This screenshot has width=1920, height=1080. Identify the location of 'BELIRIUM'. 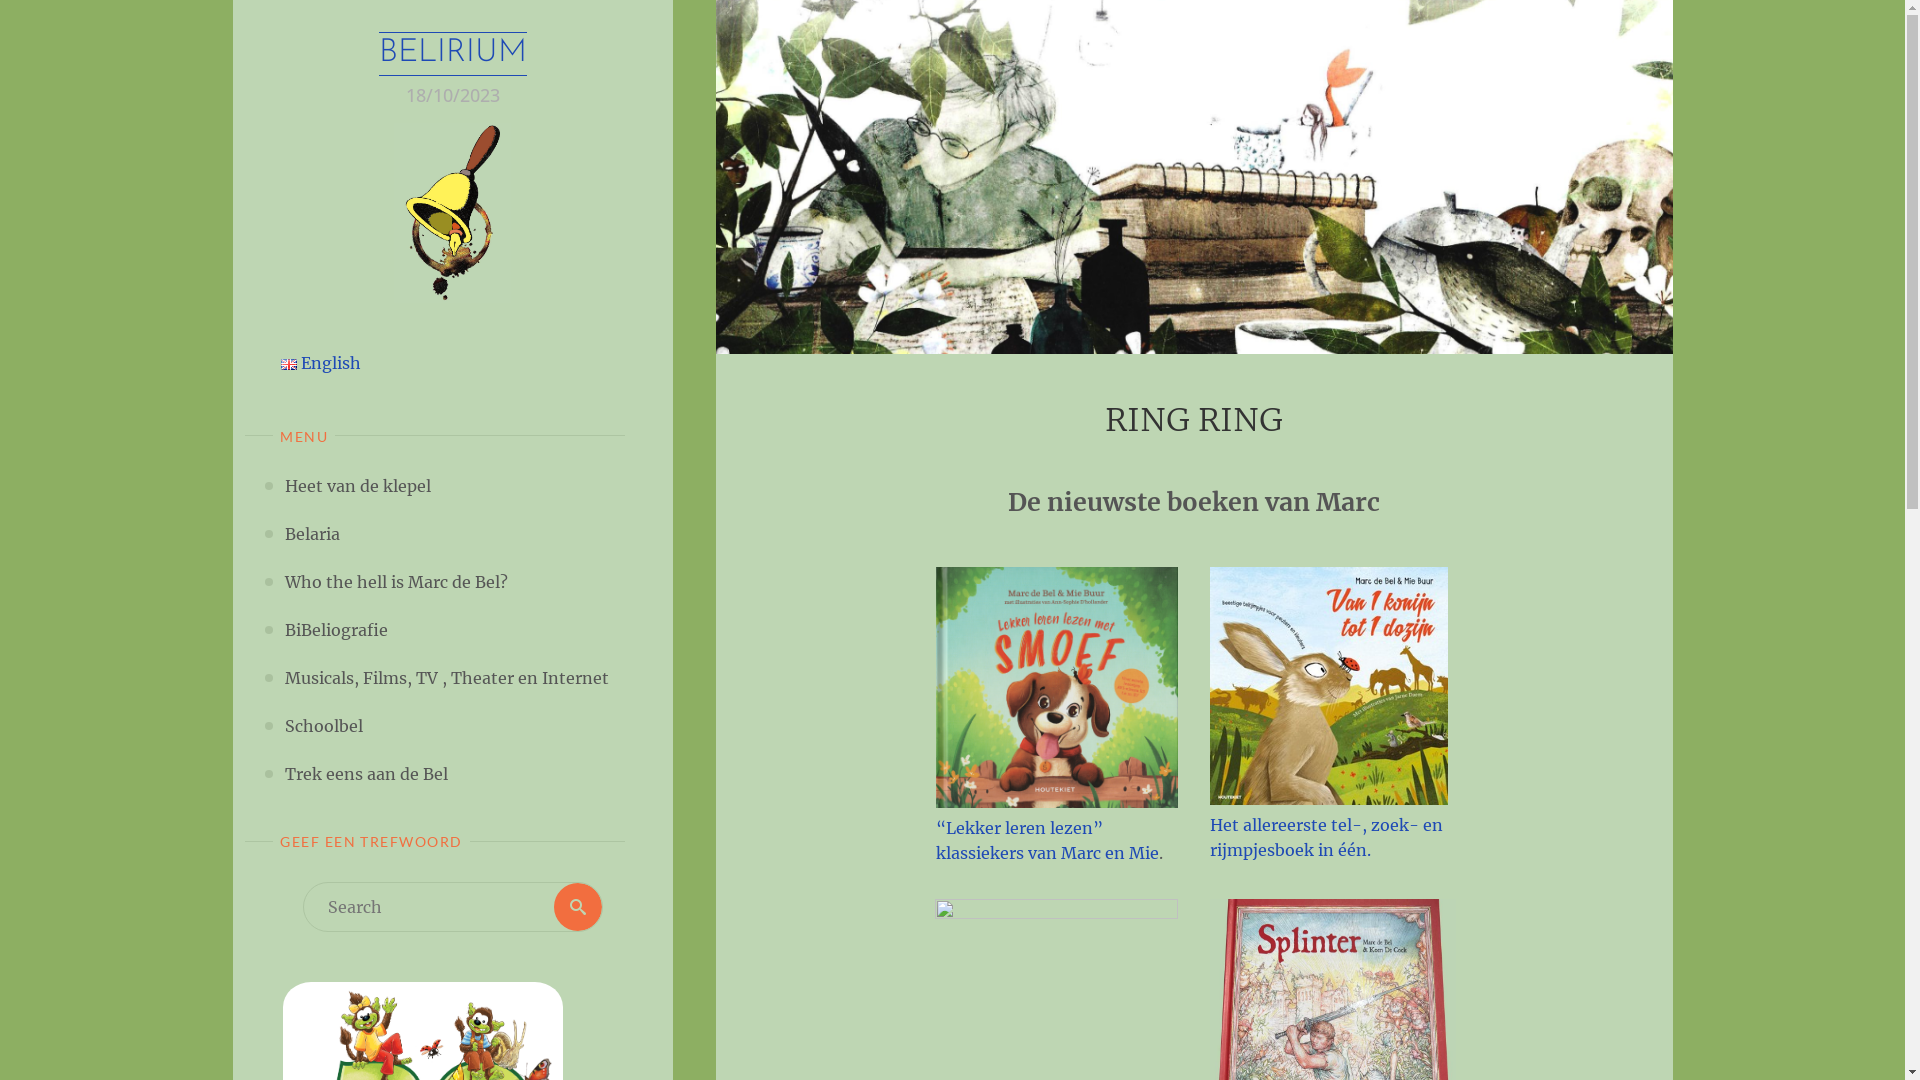
(450, 53).